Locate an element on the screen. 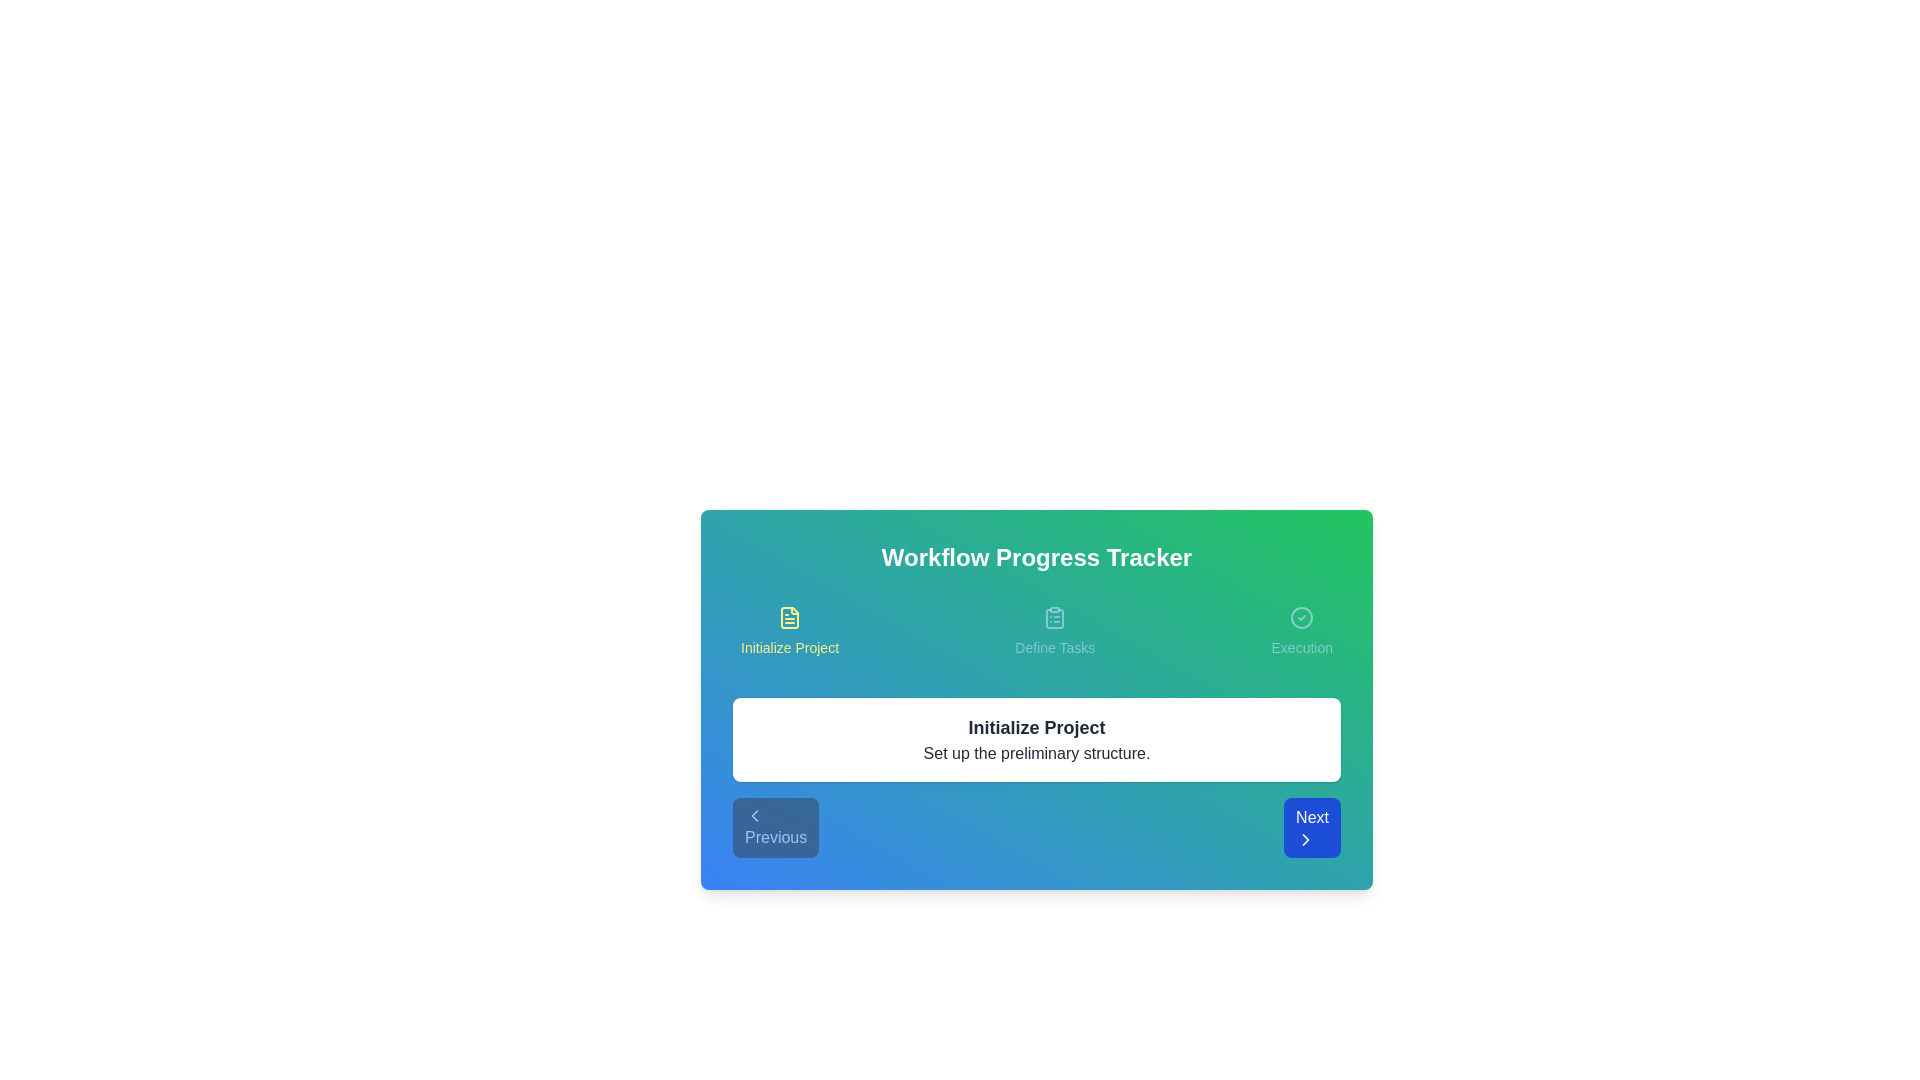 This screenshot has width=1920, height=1080. the Next button to navigate the workflow is located at coordinates (1312, 828).